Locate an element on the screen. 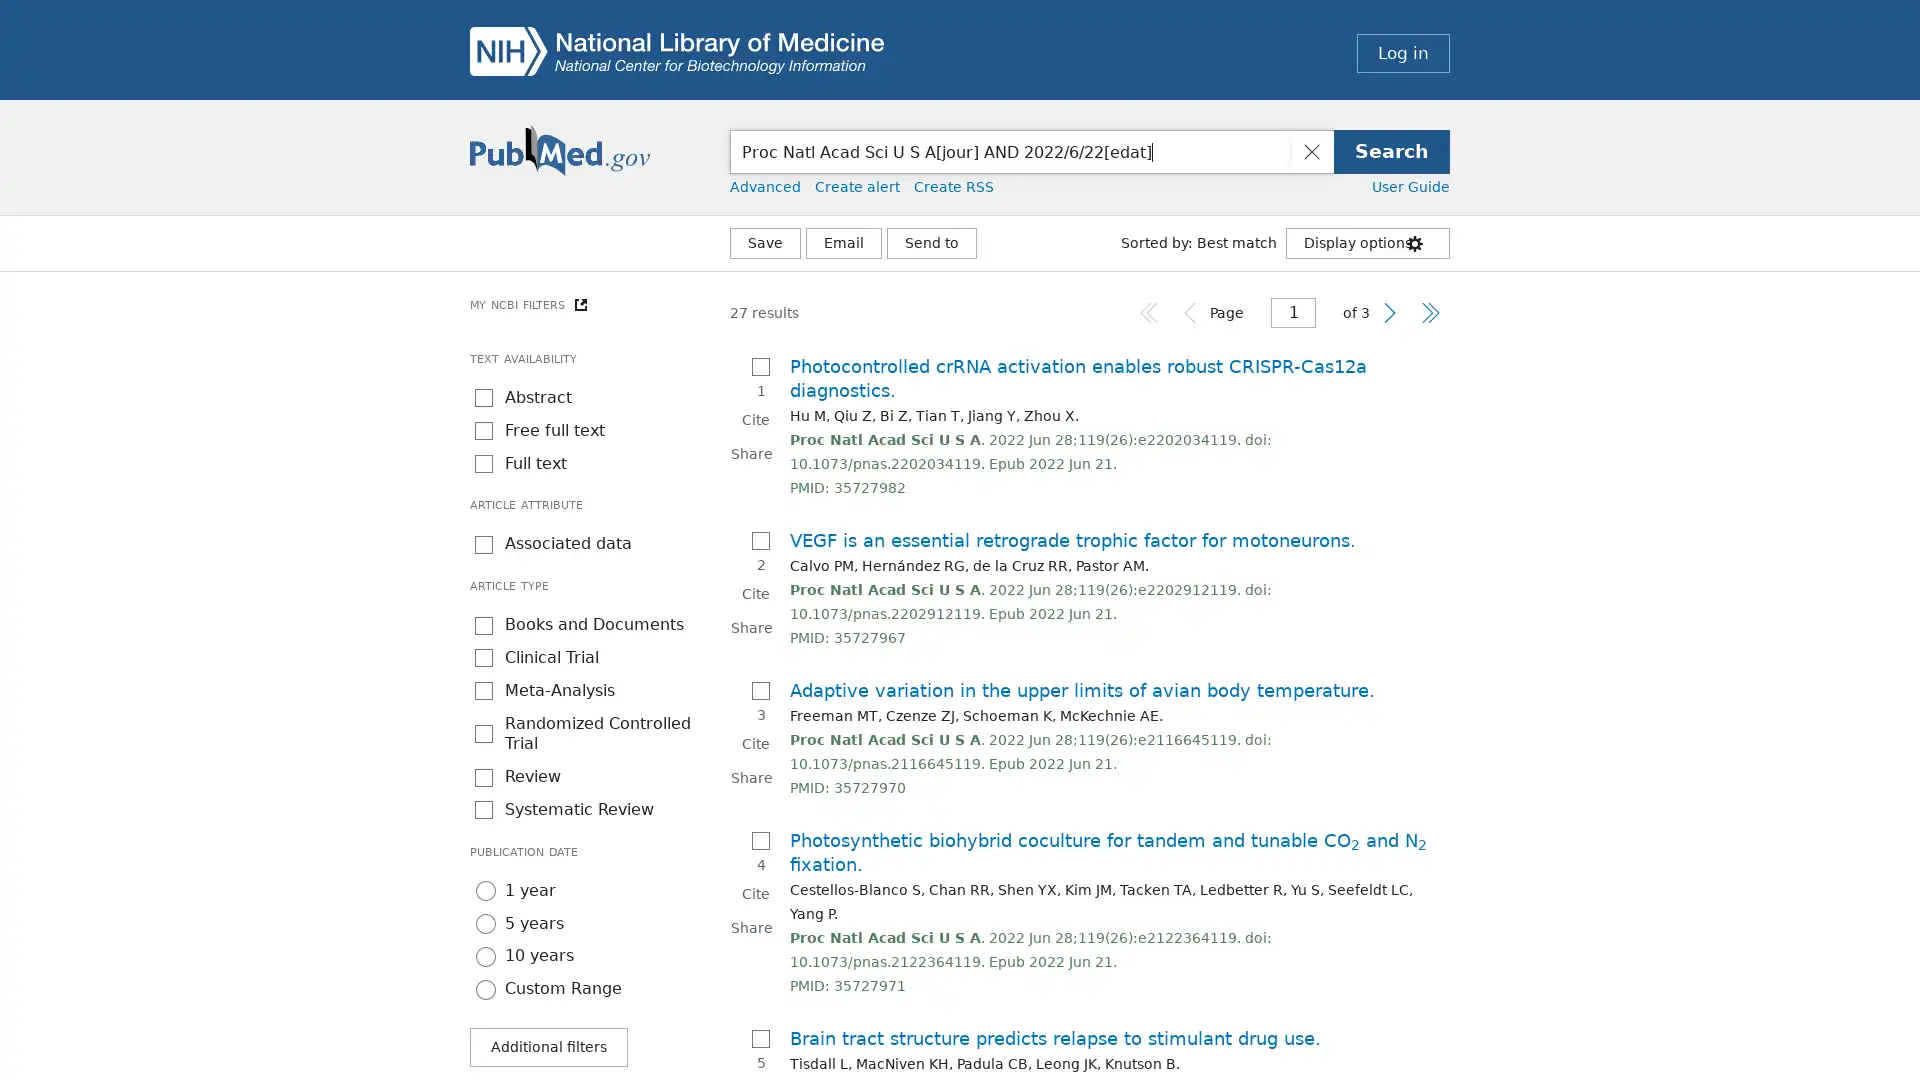 The height and width of the screenshot is (1080, 1920). Display options is located at coordinates (1367, 242).